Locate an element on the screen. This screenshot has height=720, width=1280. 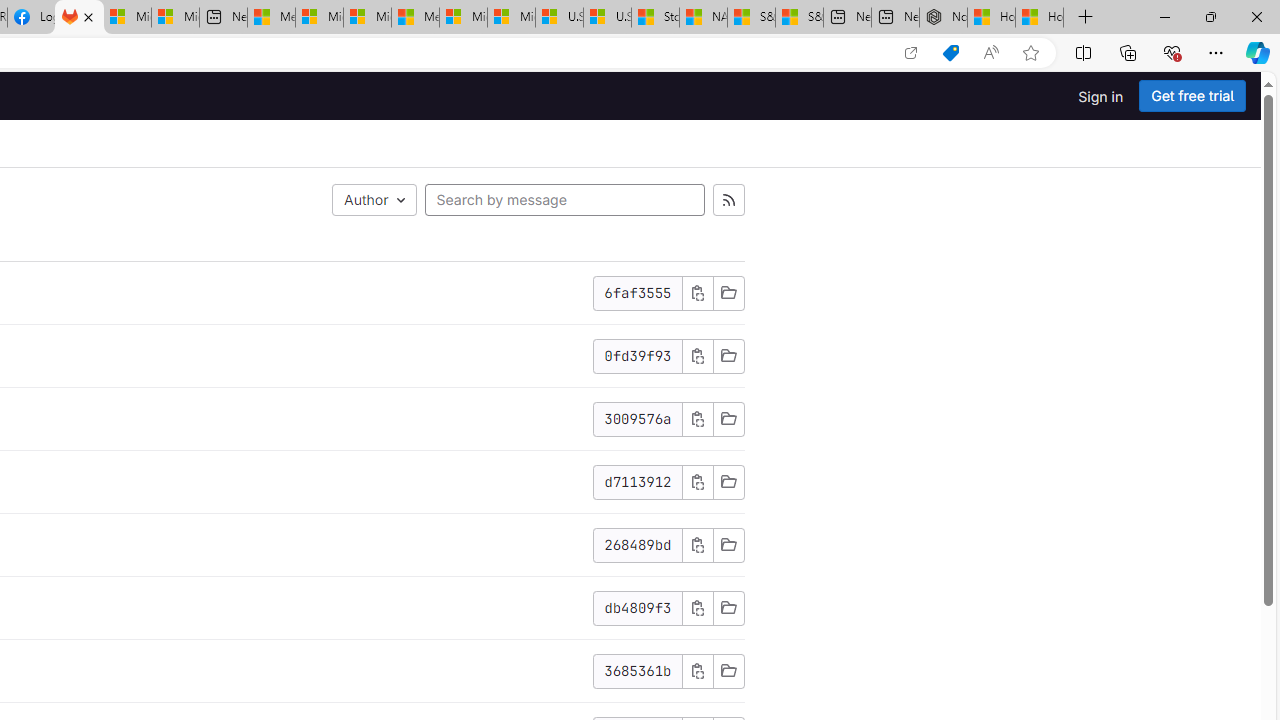
'Microsoft account | Privacy' is located at coordinates (318, 17).